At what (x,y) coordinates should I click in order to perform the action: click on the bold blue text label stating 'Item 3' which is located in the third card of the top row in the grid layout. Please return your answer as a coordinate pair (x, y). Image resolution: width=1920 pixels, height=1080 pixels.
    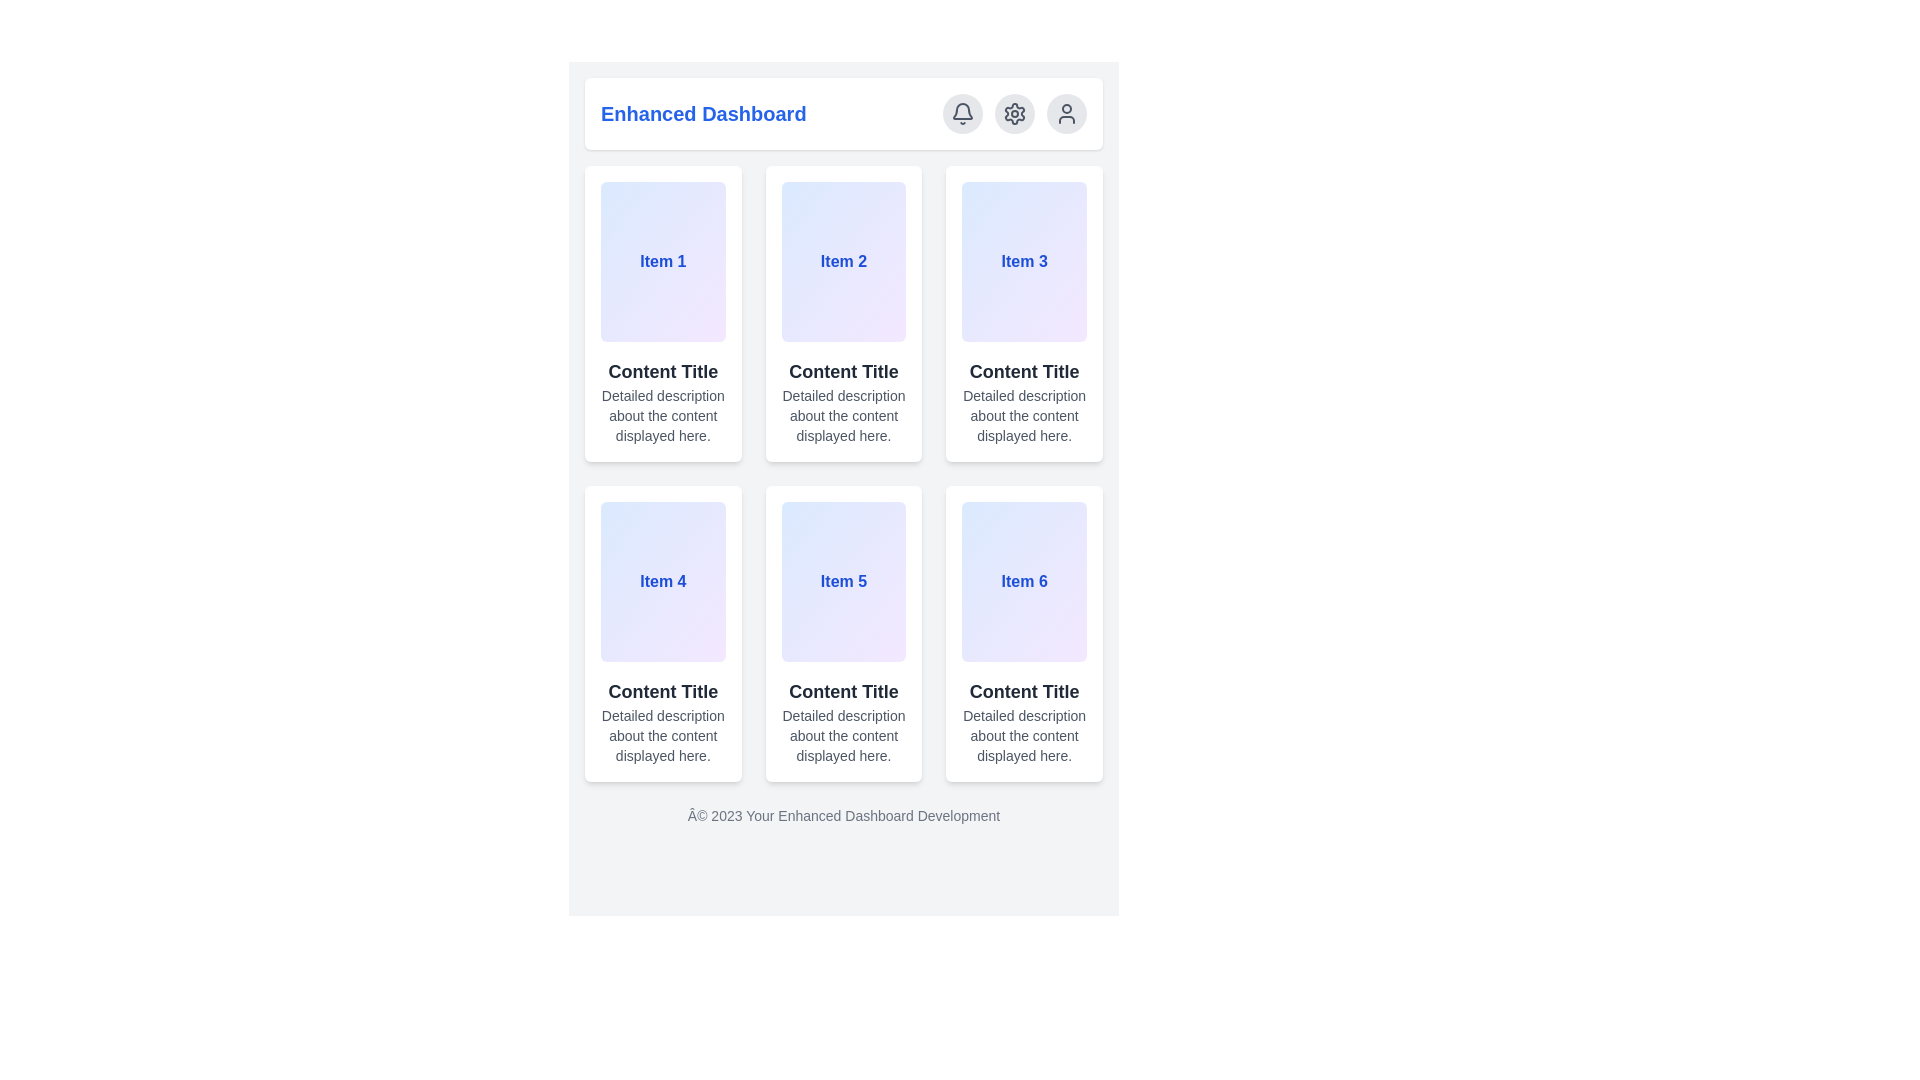
    Looking at the image, I should click on (1024, 261).